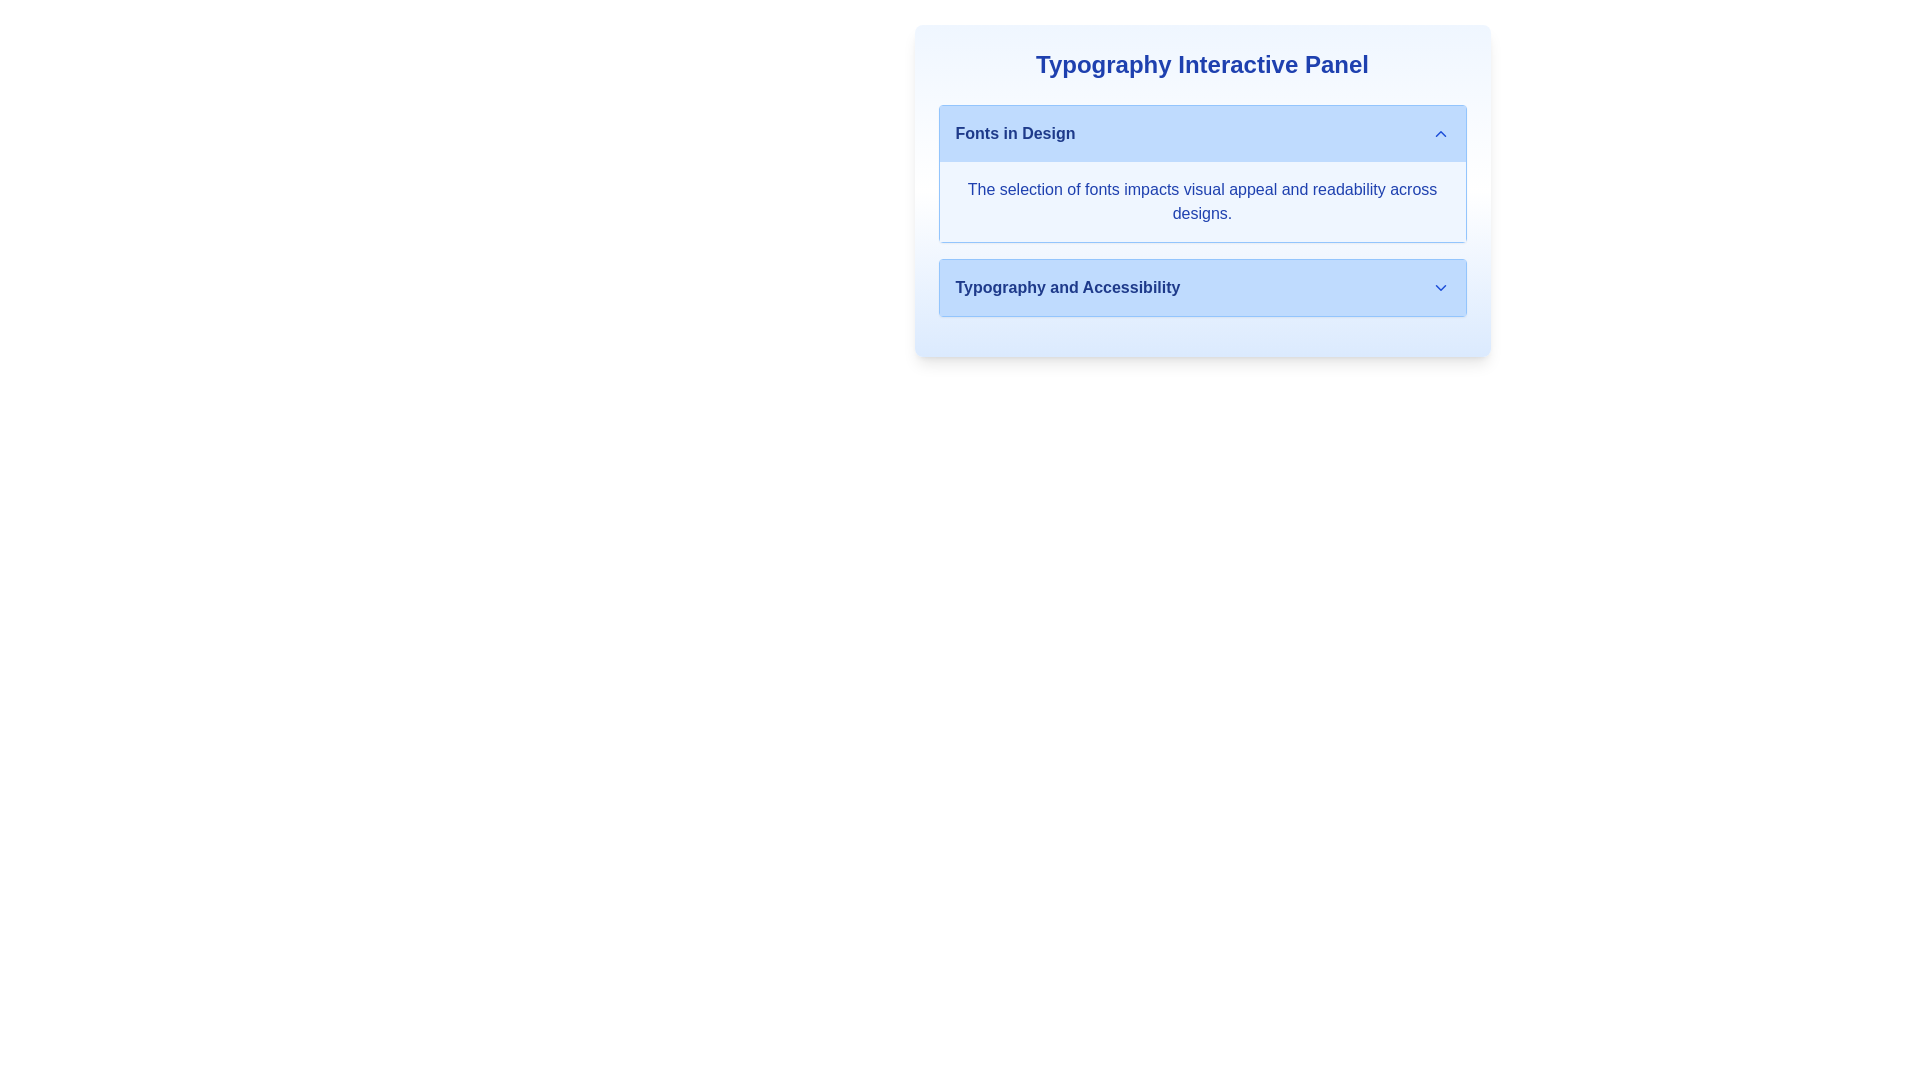 The height and width of the screenshot is (1080, 1920). What do you see at coordinates (1201, 172) in the screenshot?
I see `the first collapsible panel in the 'Typography Interactive Panel'` at bounding box center [1201, 172].